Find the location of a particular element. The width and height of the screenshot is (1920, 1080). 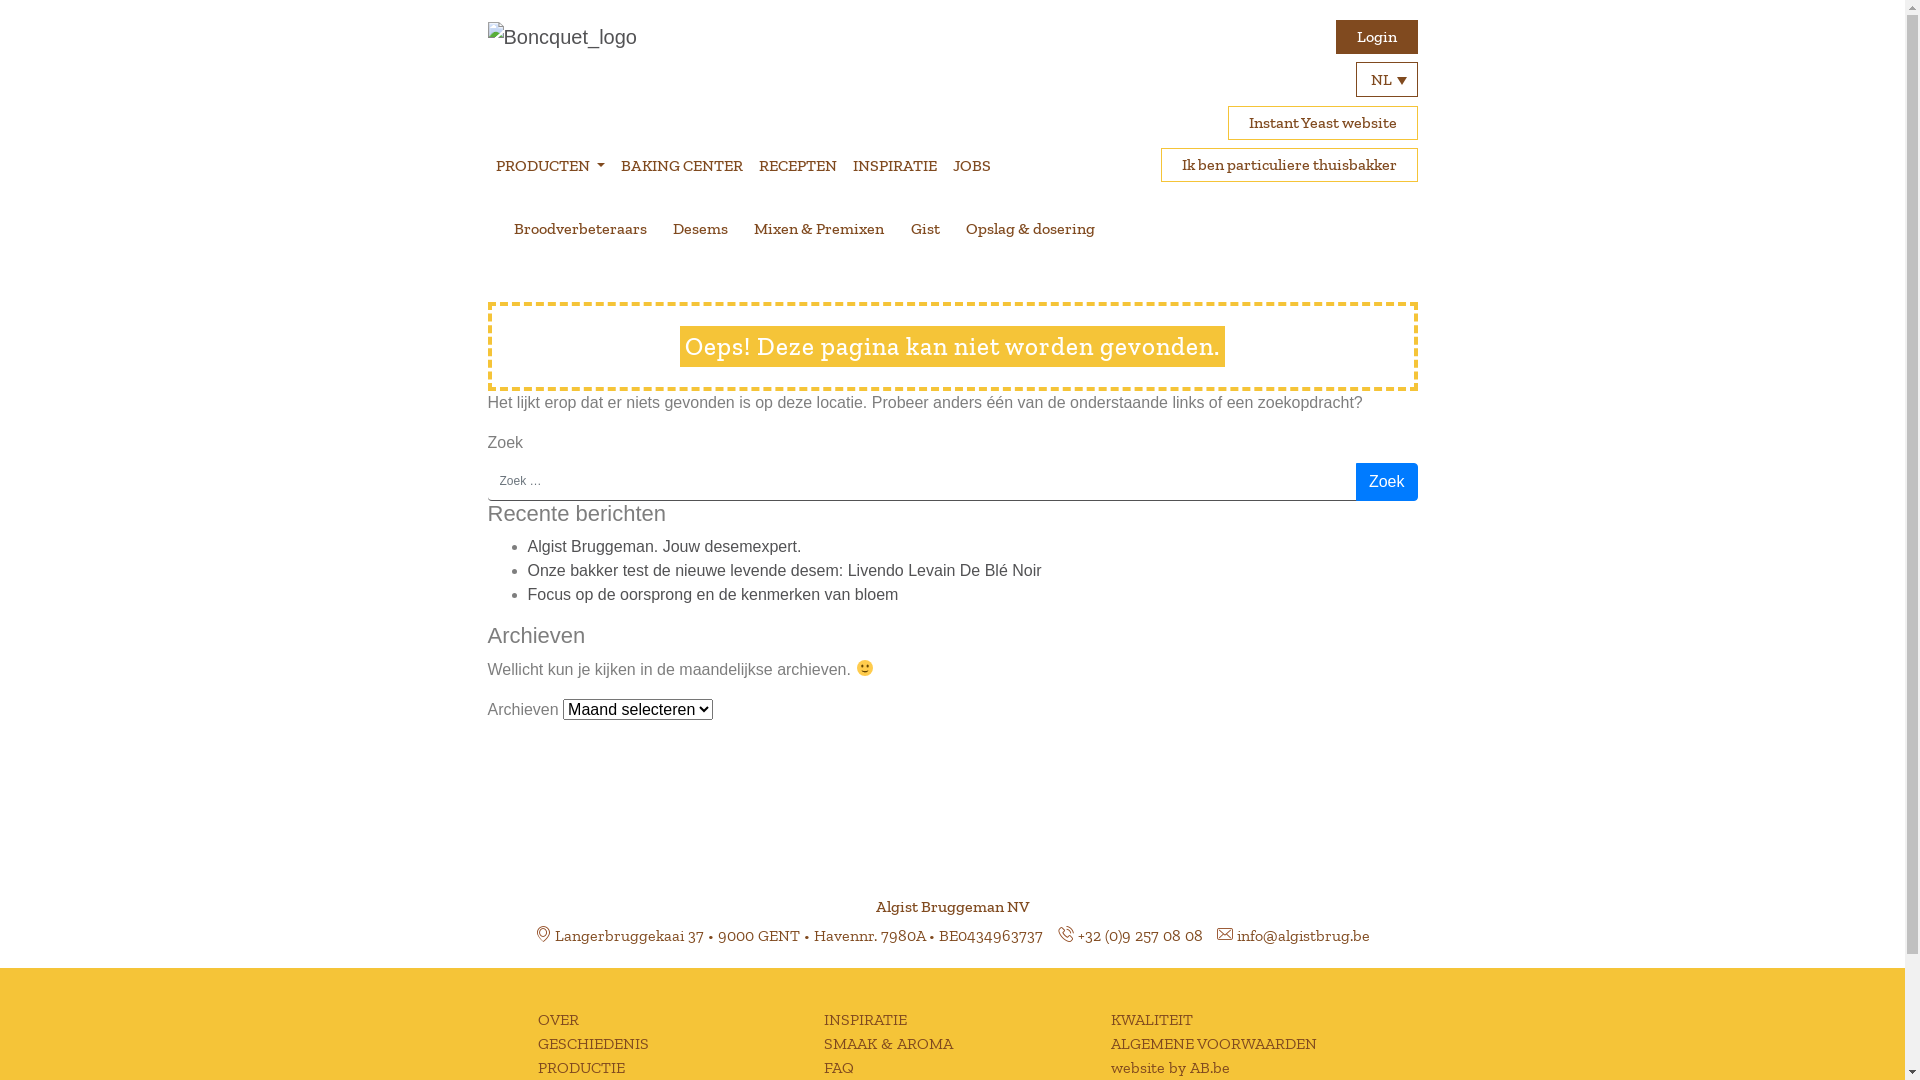

'INSPIRATIE' is located at coordinates (893, 164).